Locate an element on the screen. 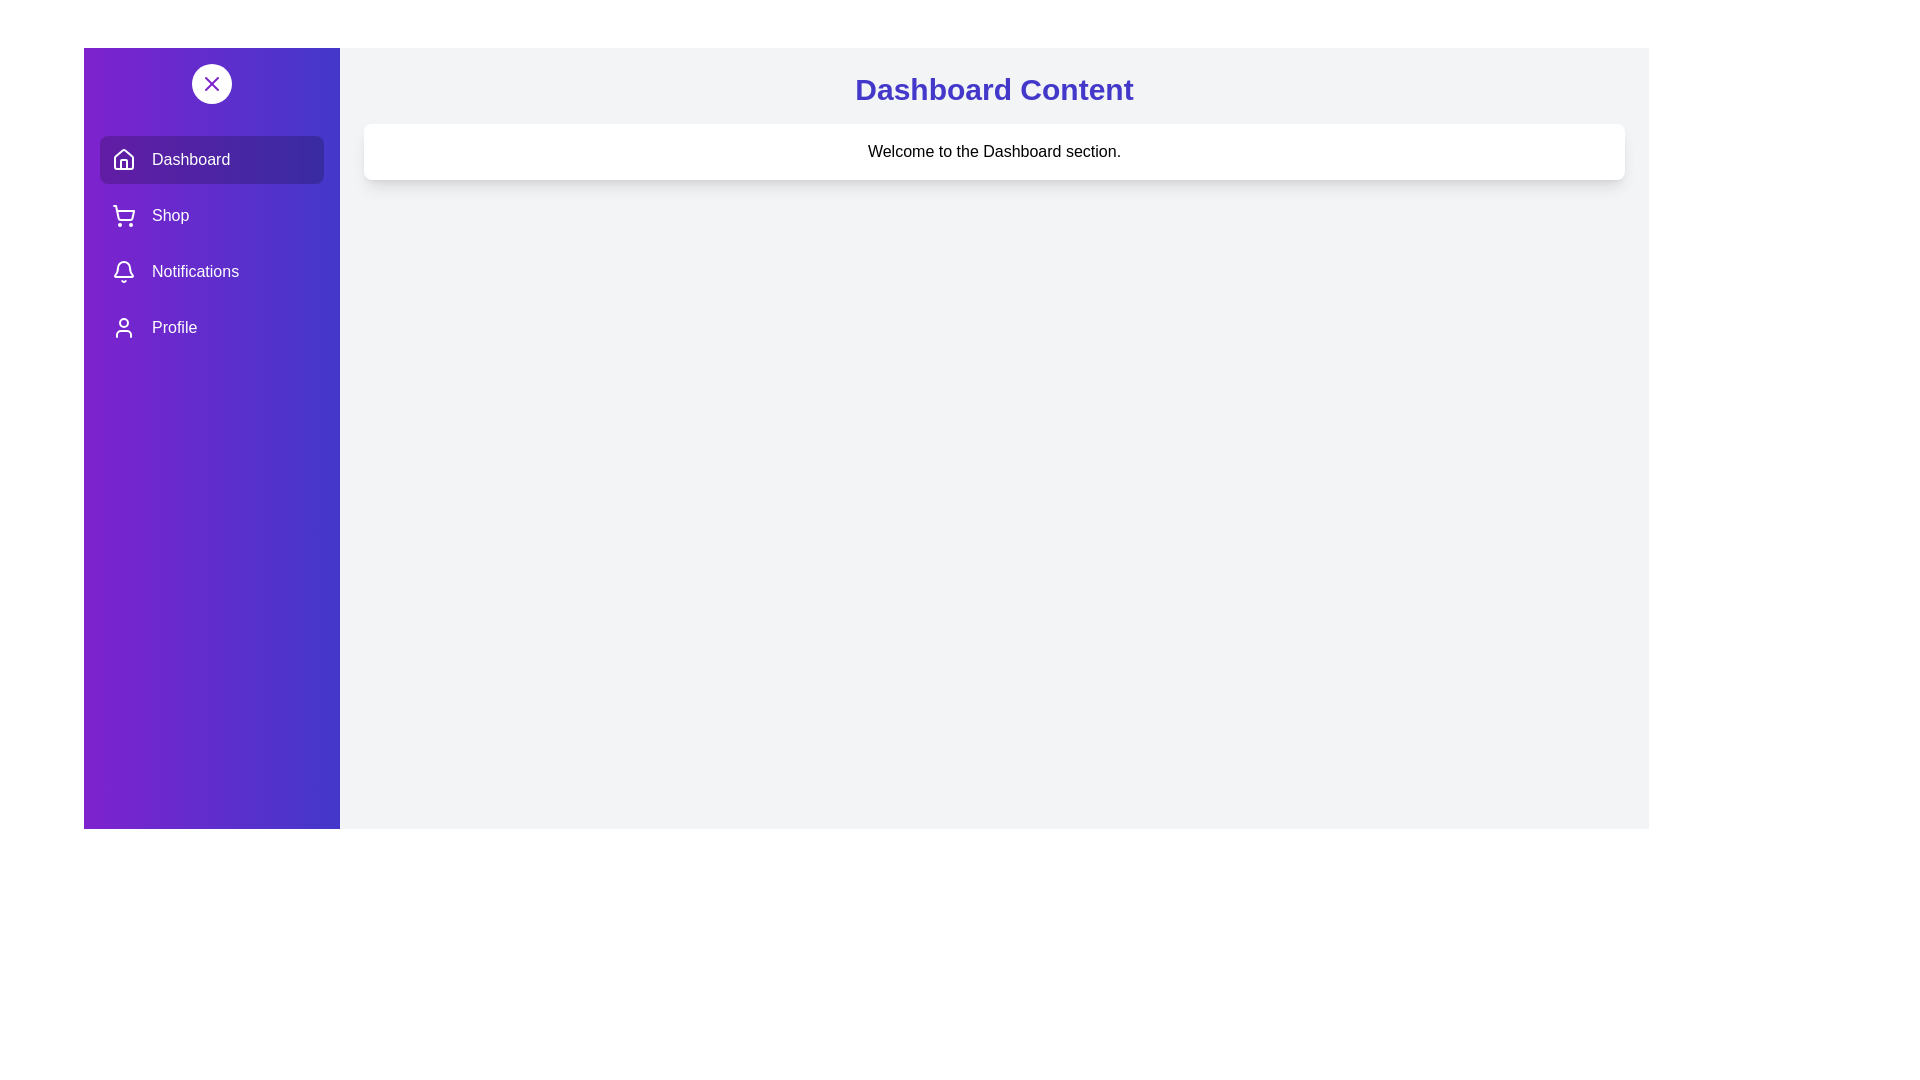  the Shop section in the drawer to activate it is located at coordinates (211, 216).